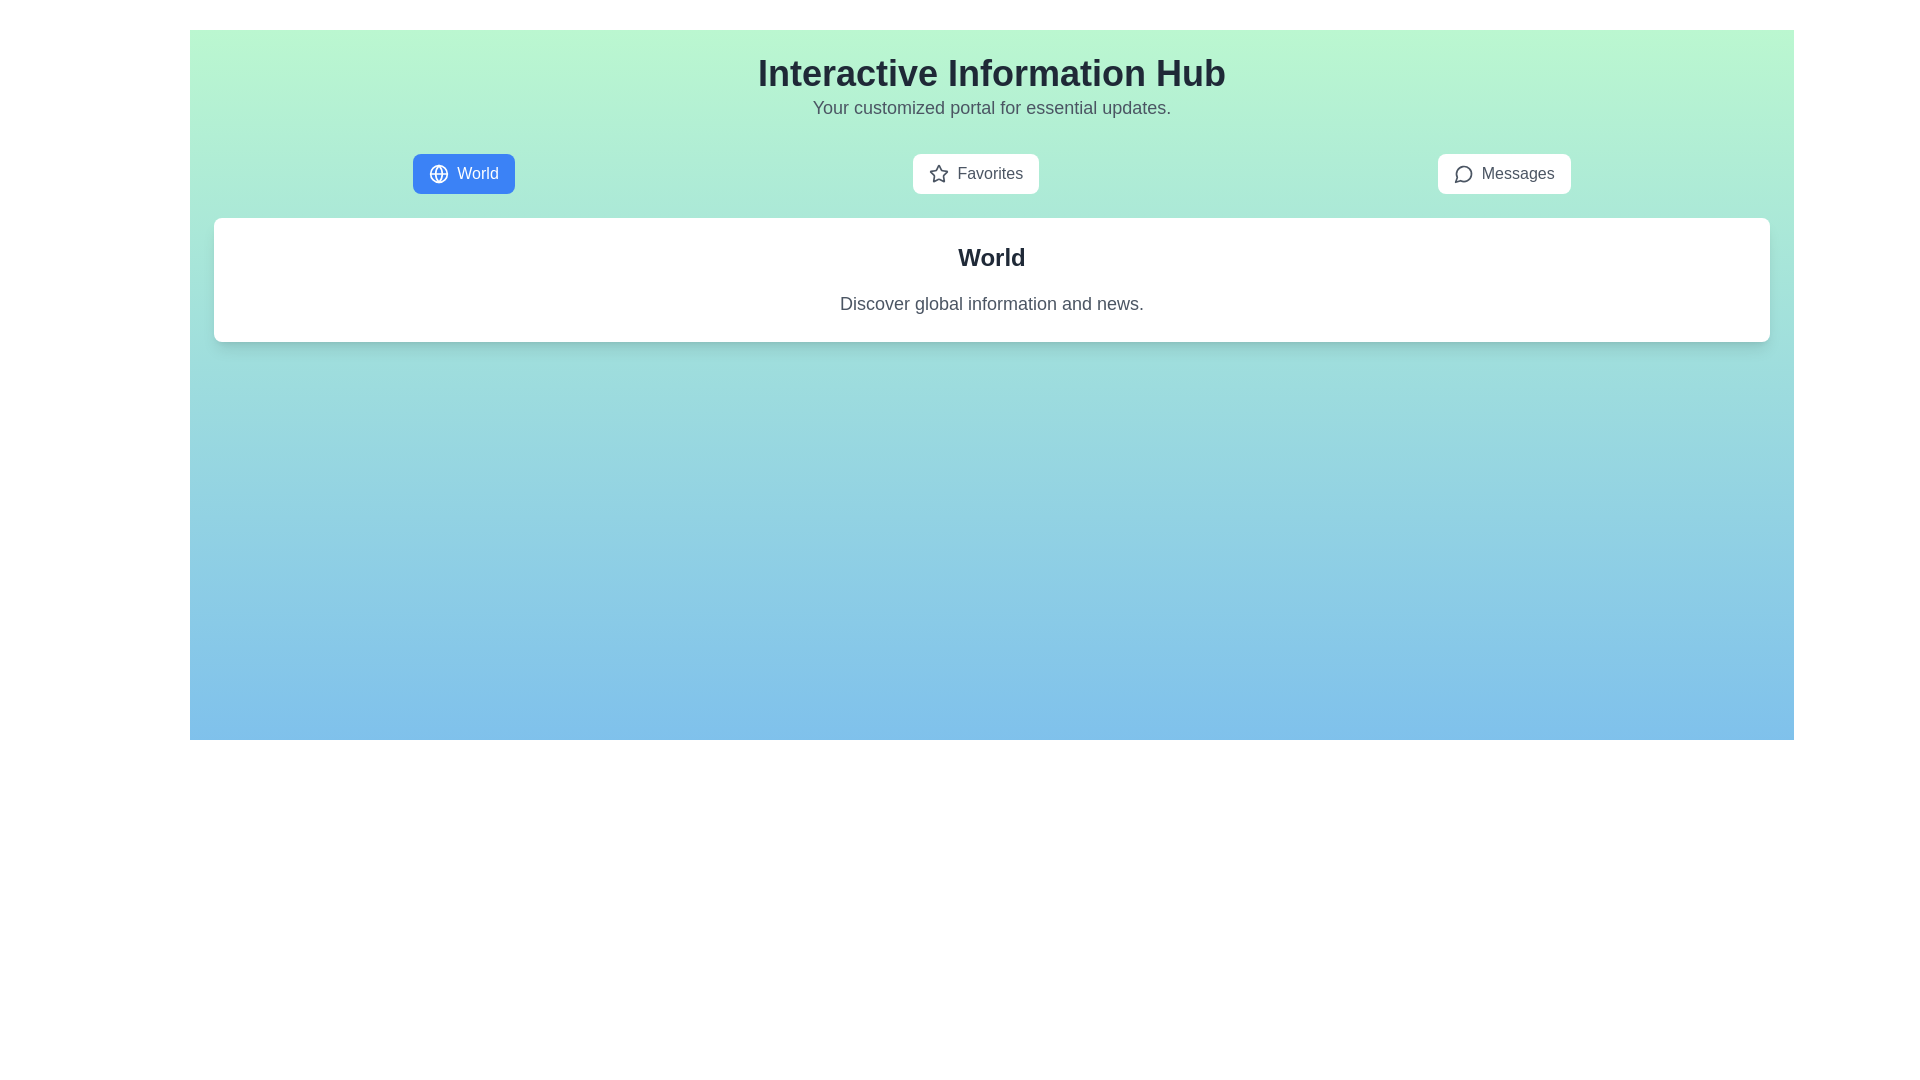 The height and width of the screenshot is (1080, 1920). Describe the element at coordinates (463, 172) in the screenshot. I see `the tab labeled World to observe the hover effect` at that location.